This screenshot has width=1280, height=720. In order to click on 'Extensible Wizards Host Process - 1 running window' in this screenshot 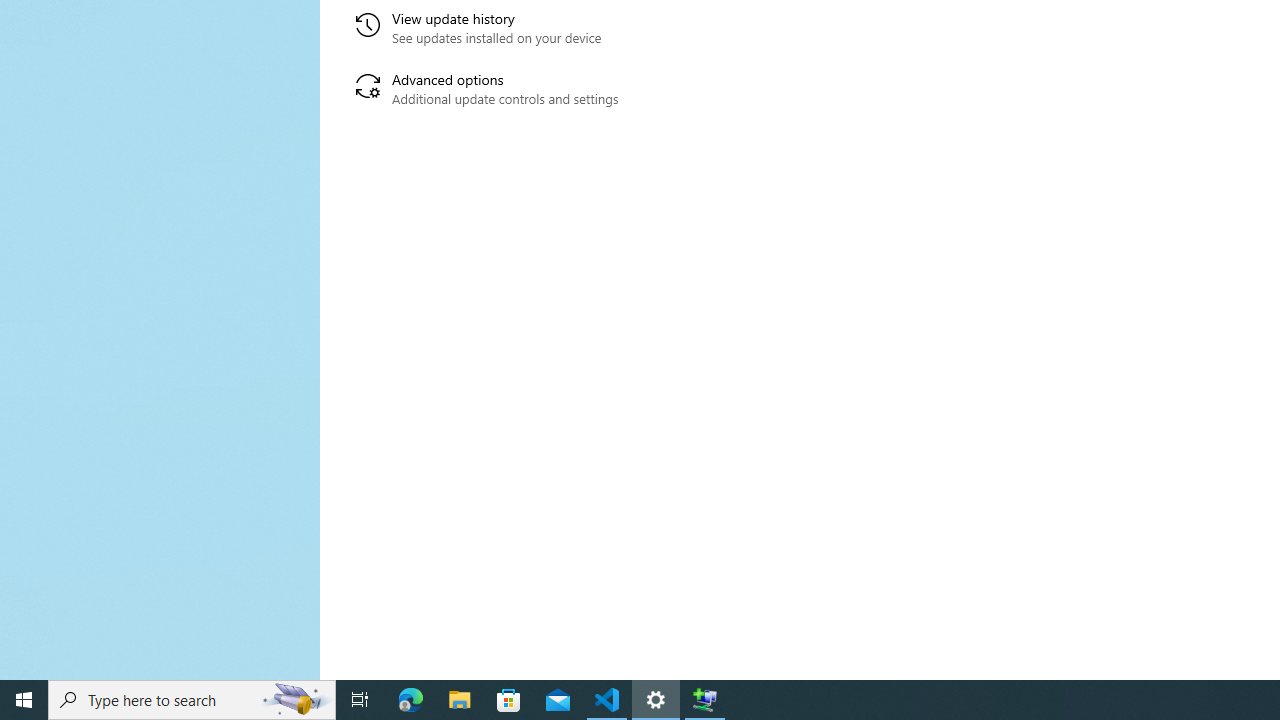, I will do `click(705, 698)`.